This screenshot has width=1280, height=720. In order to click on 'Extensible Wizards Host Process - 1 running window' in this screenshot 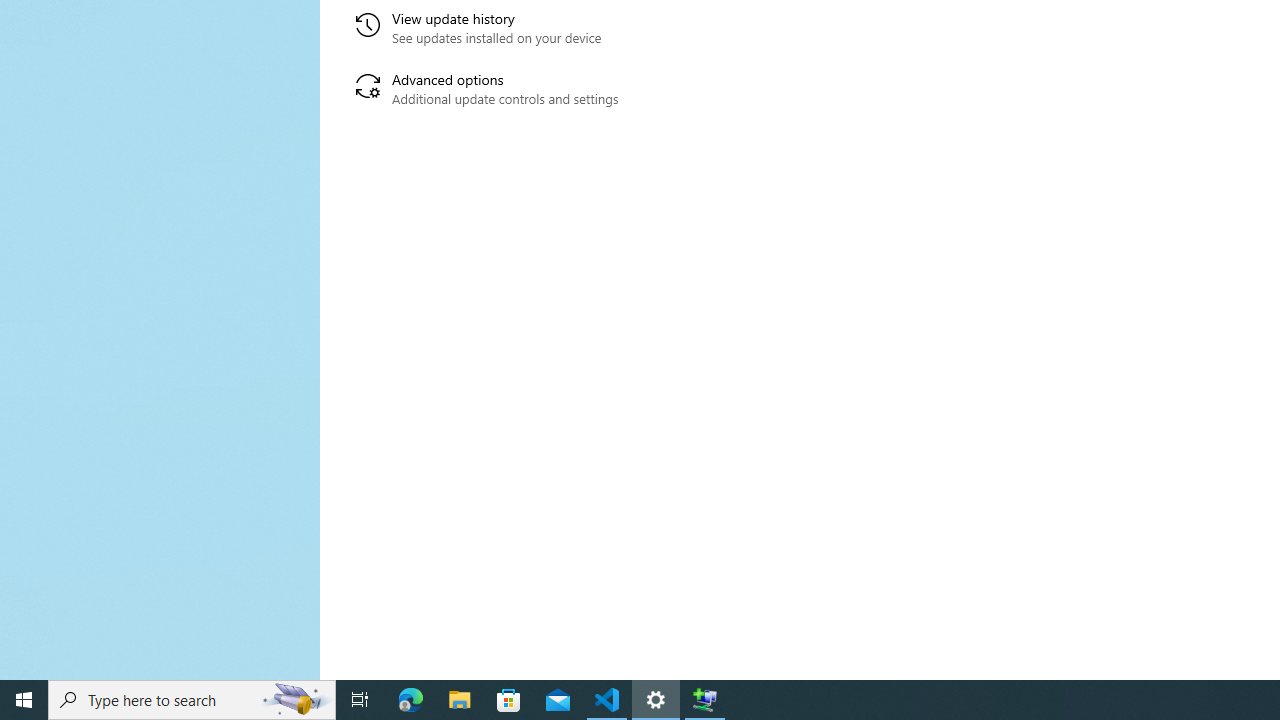, I will do `click(705, 698)`.